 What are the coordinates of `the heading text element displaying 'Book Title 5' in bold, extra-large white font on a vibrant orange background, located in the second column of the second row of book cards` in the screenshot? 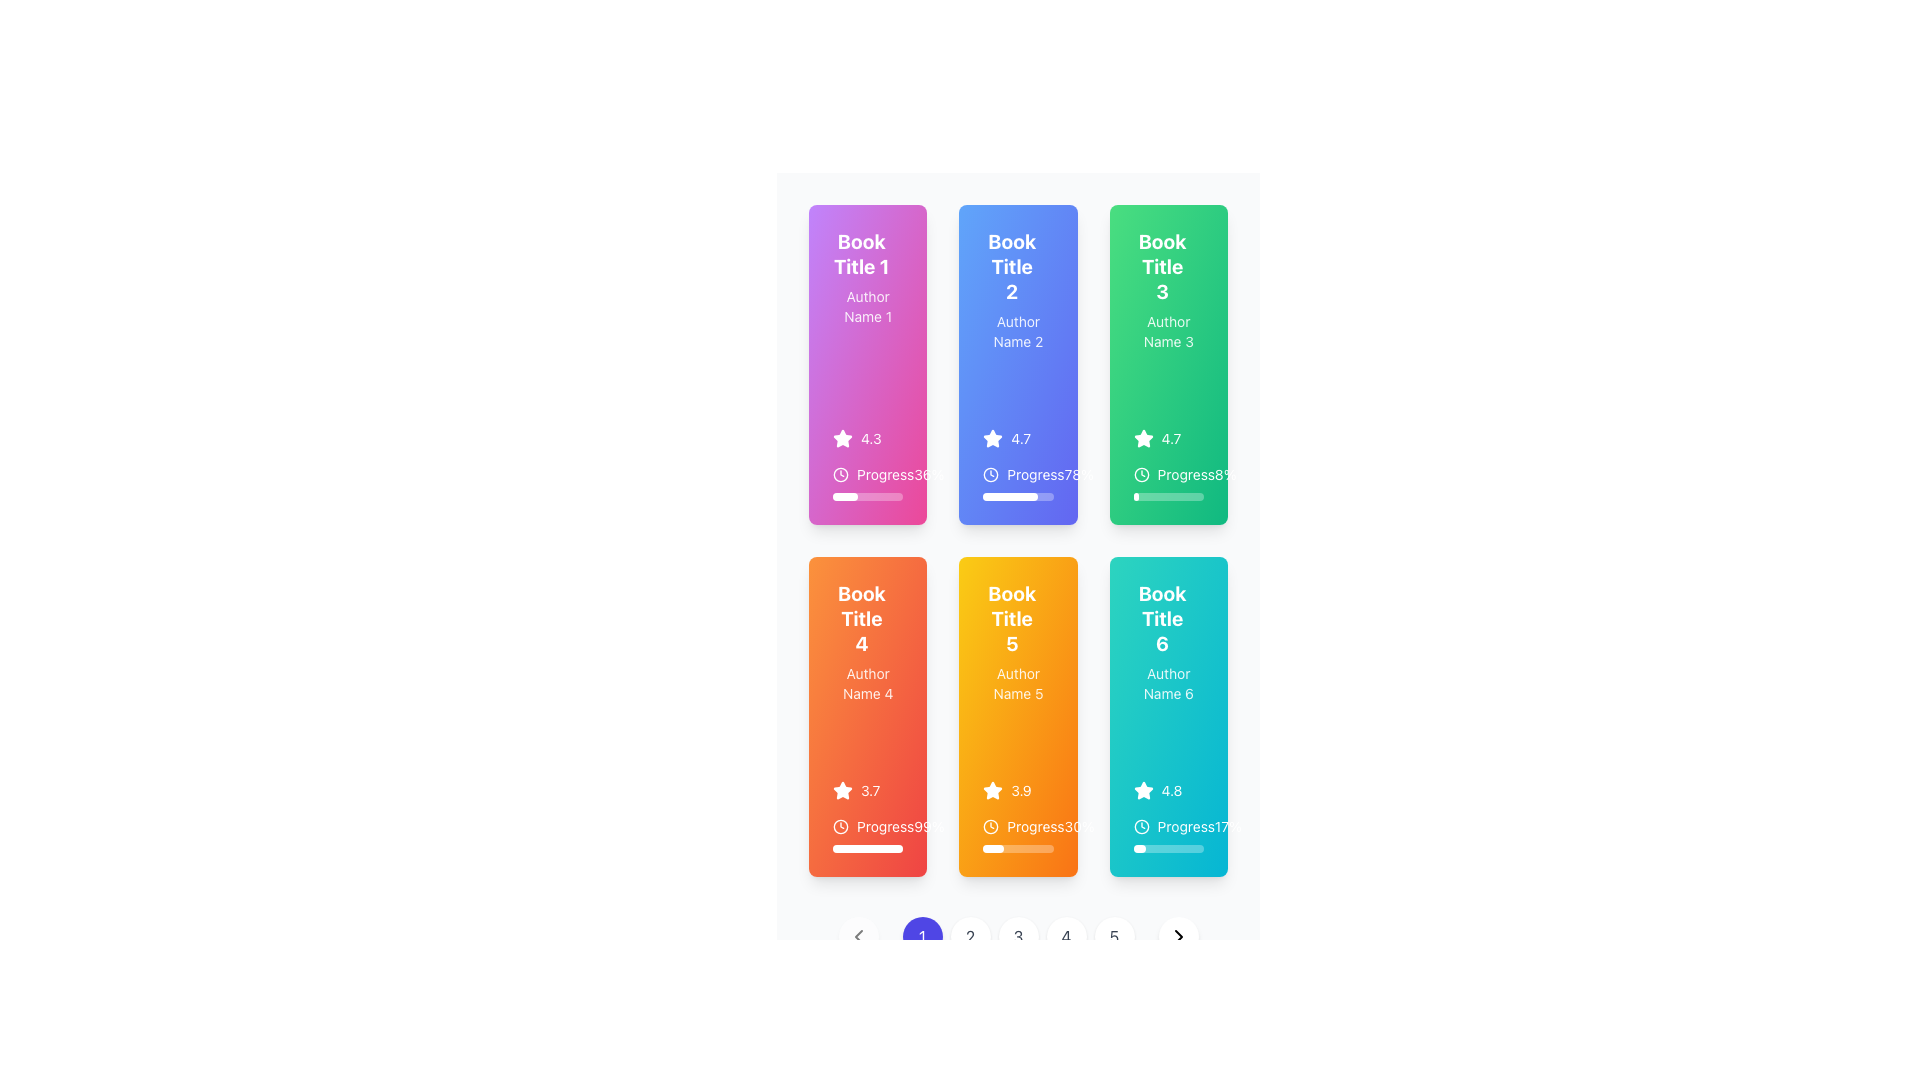 It's located at (1012, 617).